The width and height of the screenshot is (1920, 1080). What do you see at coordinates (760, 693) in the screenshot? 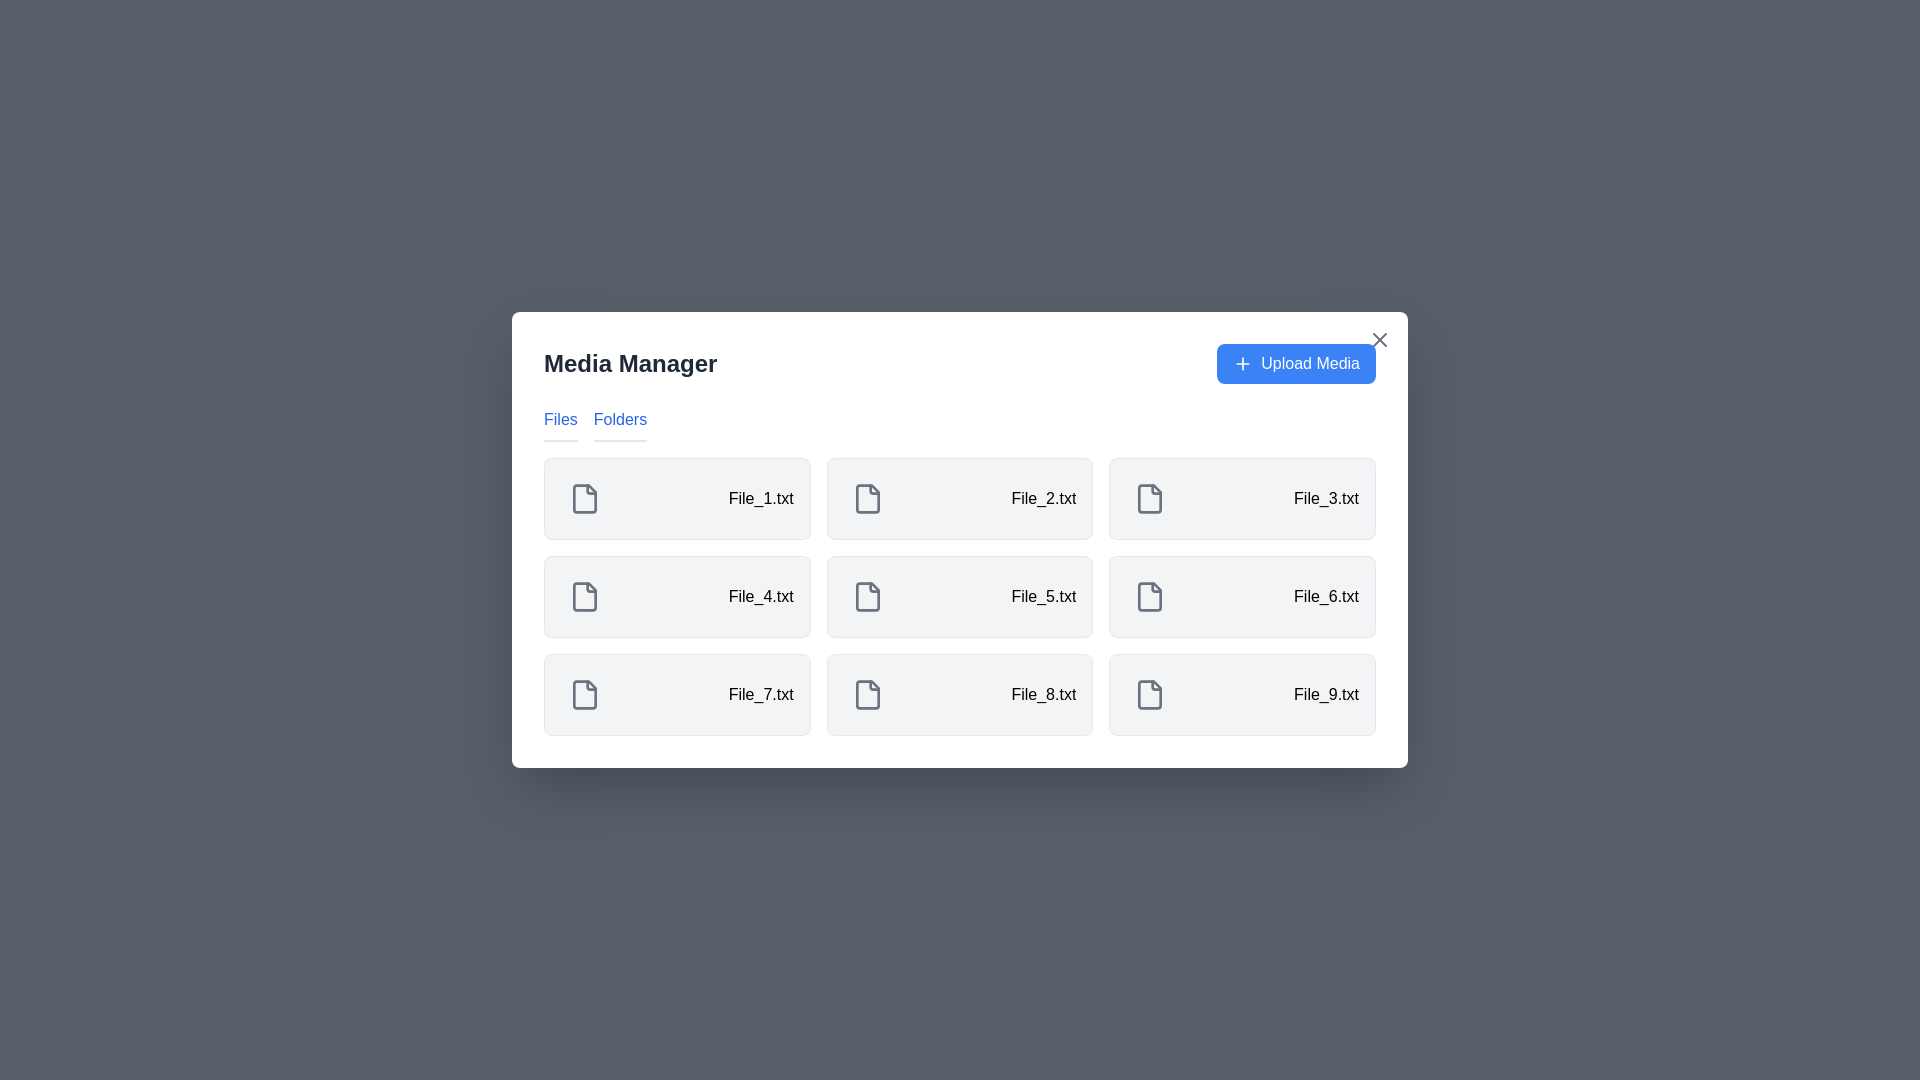
I see `the text label identifying the file 'File_7.txt' located in the third row, first column of the grid layout` at bounding box center [760, 693].